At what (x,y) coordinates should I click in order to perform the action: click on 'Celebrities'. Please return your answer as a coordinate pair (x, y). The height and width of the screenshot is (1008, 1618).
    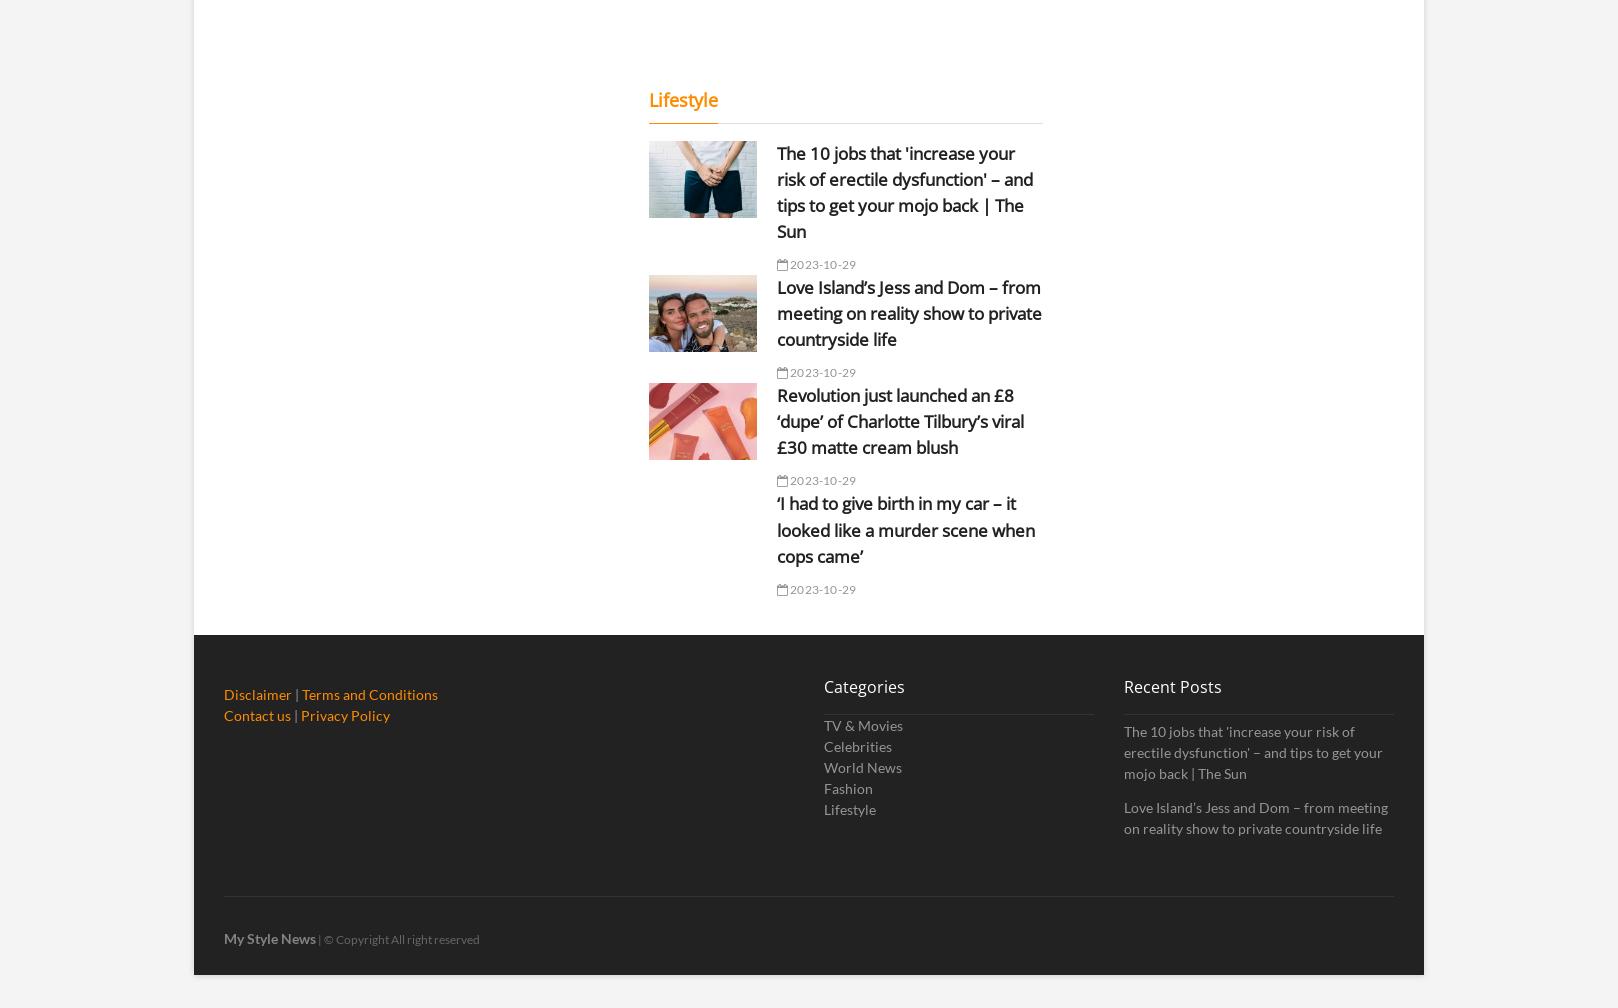
    Looking at the image, I should click on (858, 745).